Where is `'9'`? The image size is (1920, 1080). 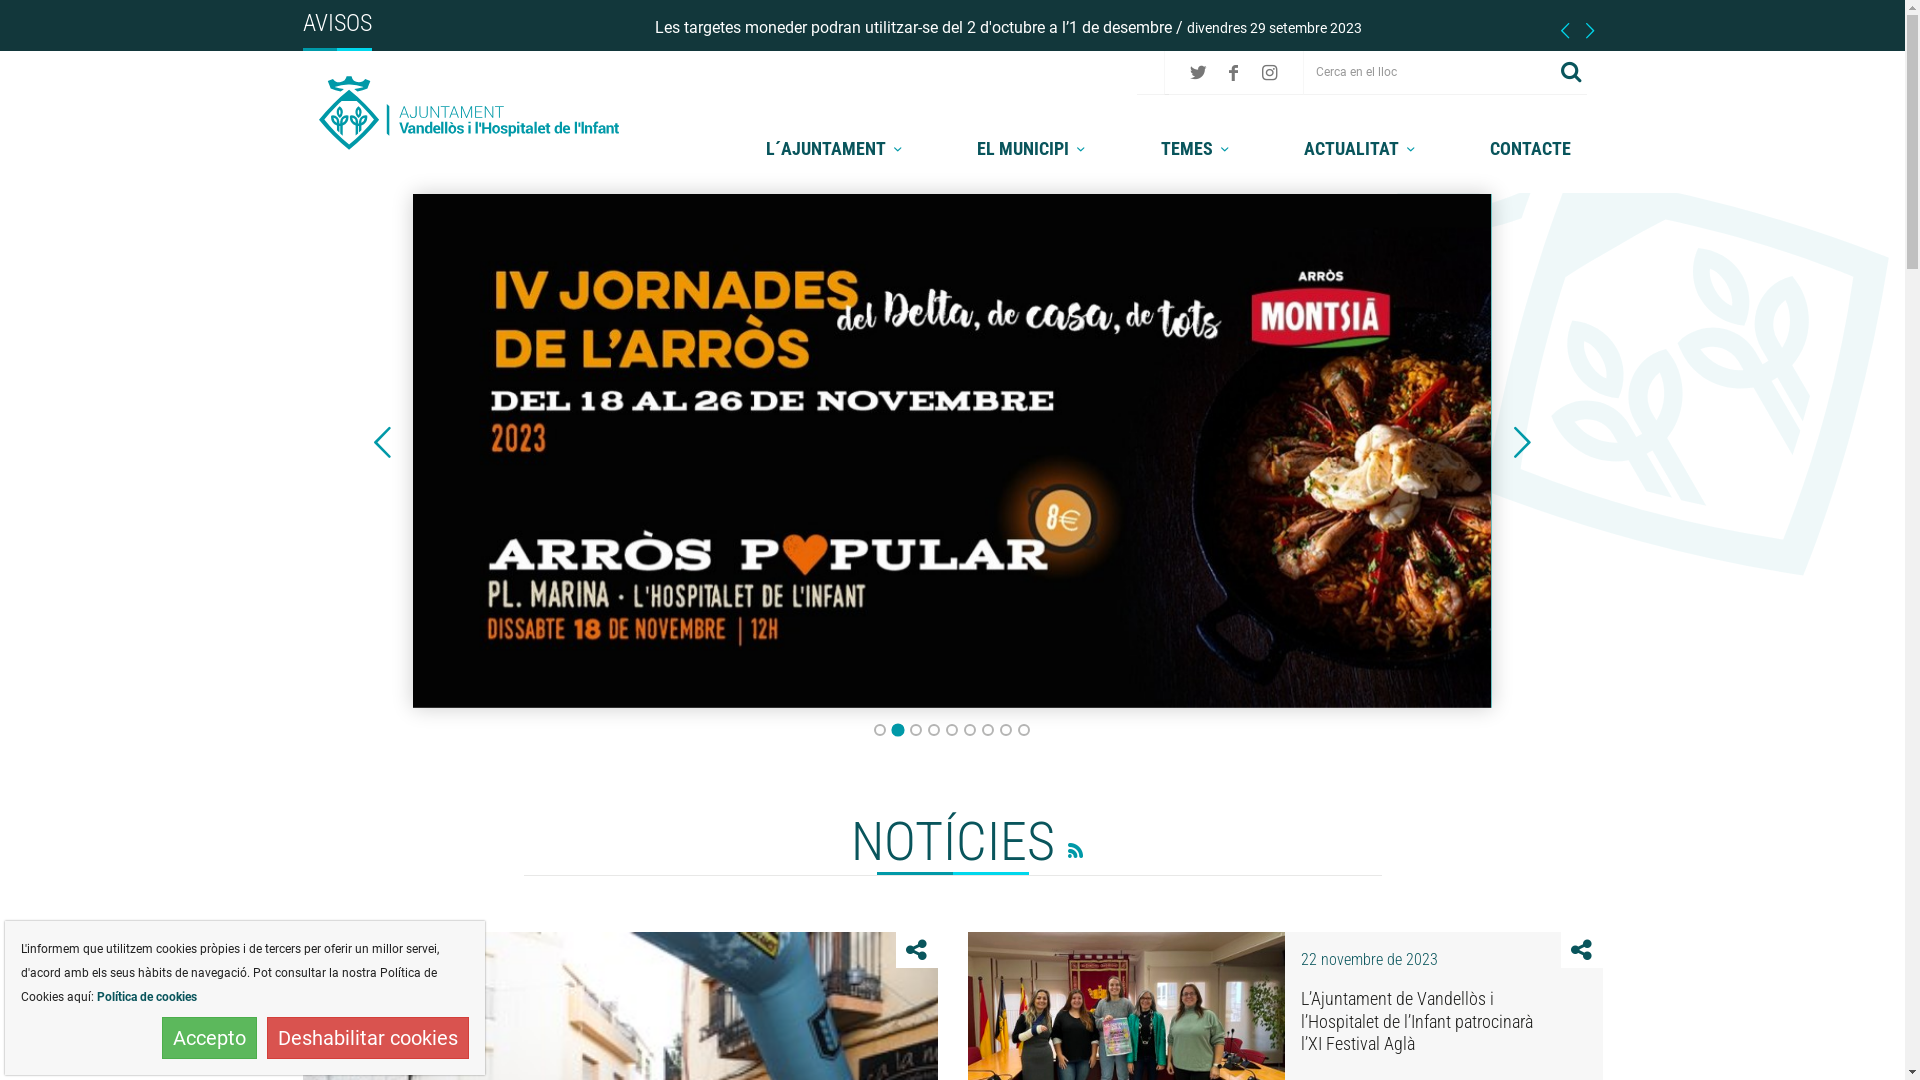 '9' is located at coordinates (1023, 729).